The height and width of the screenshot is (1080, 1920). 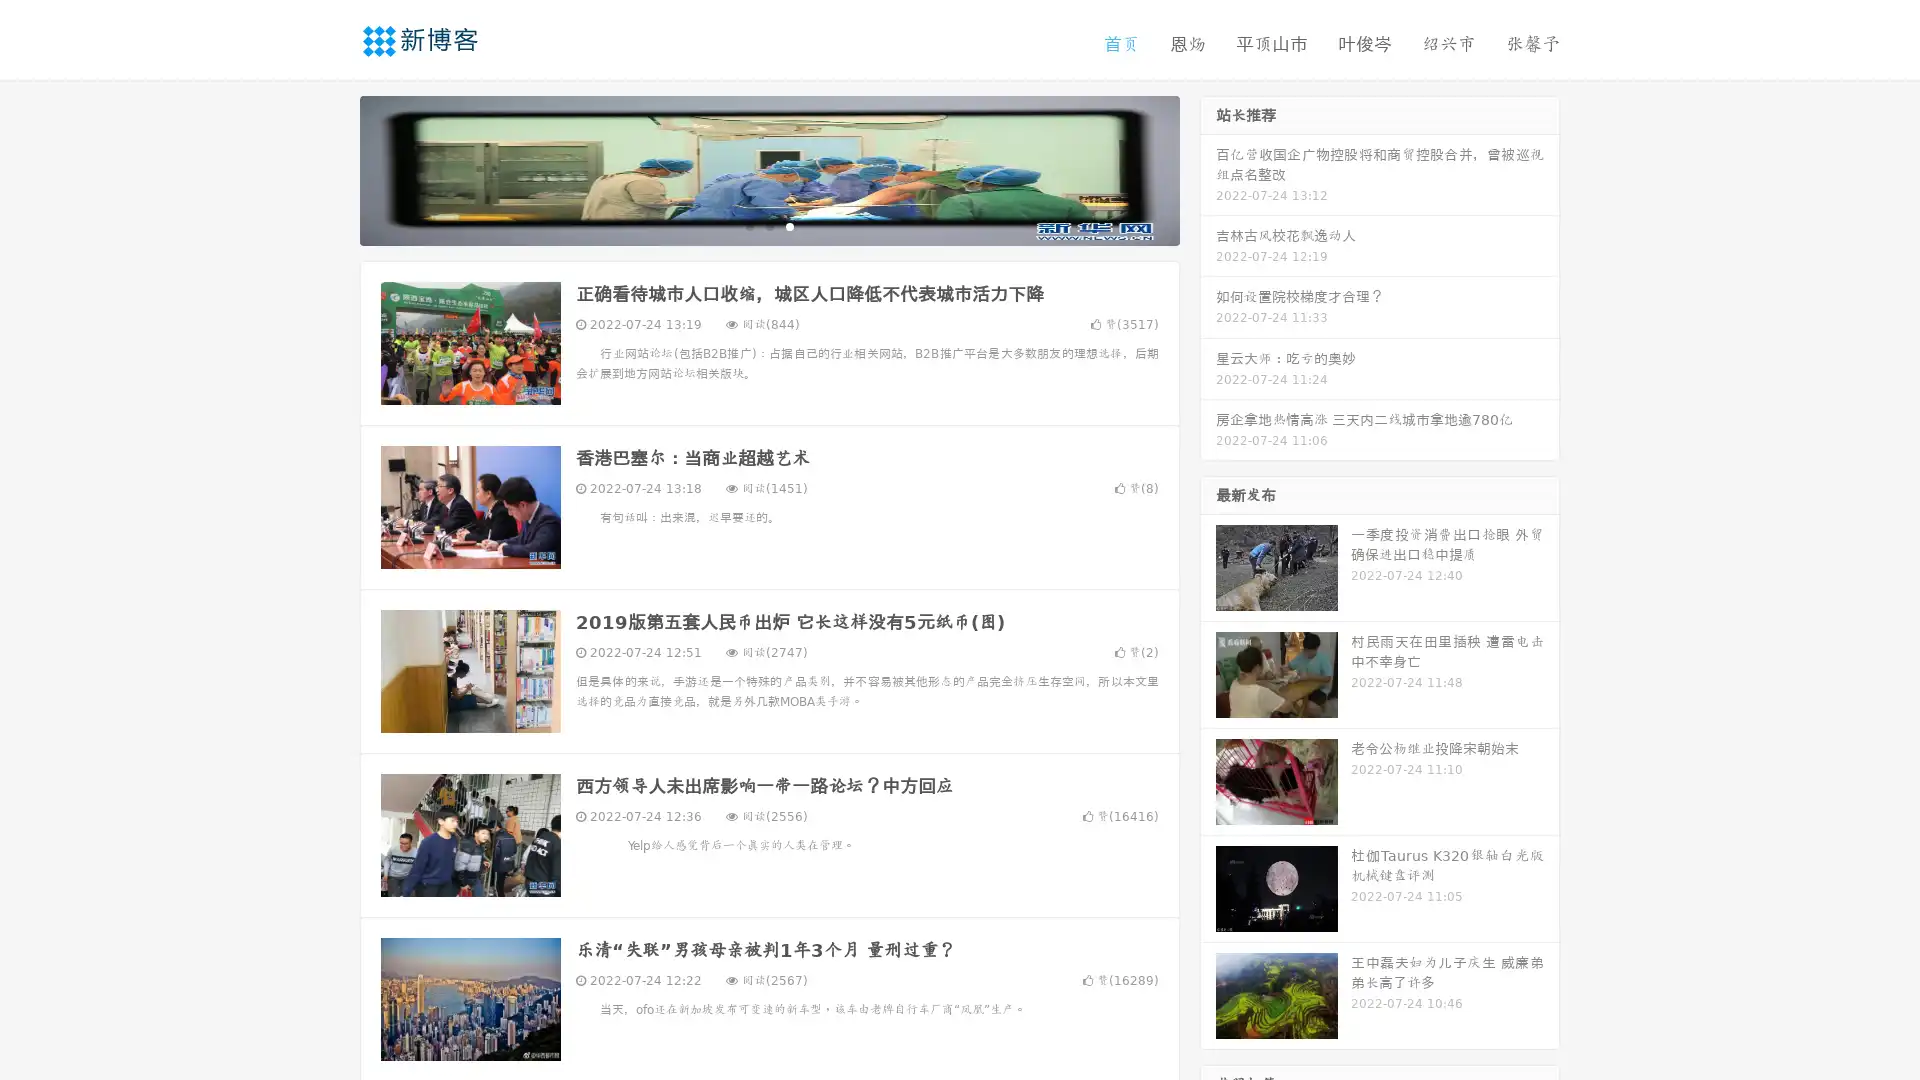 I want to click on Go to slide 1, so click(x=748, y=225).